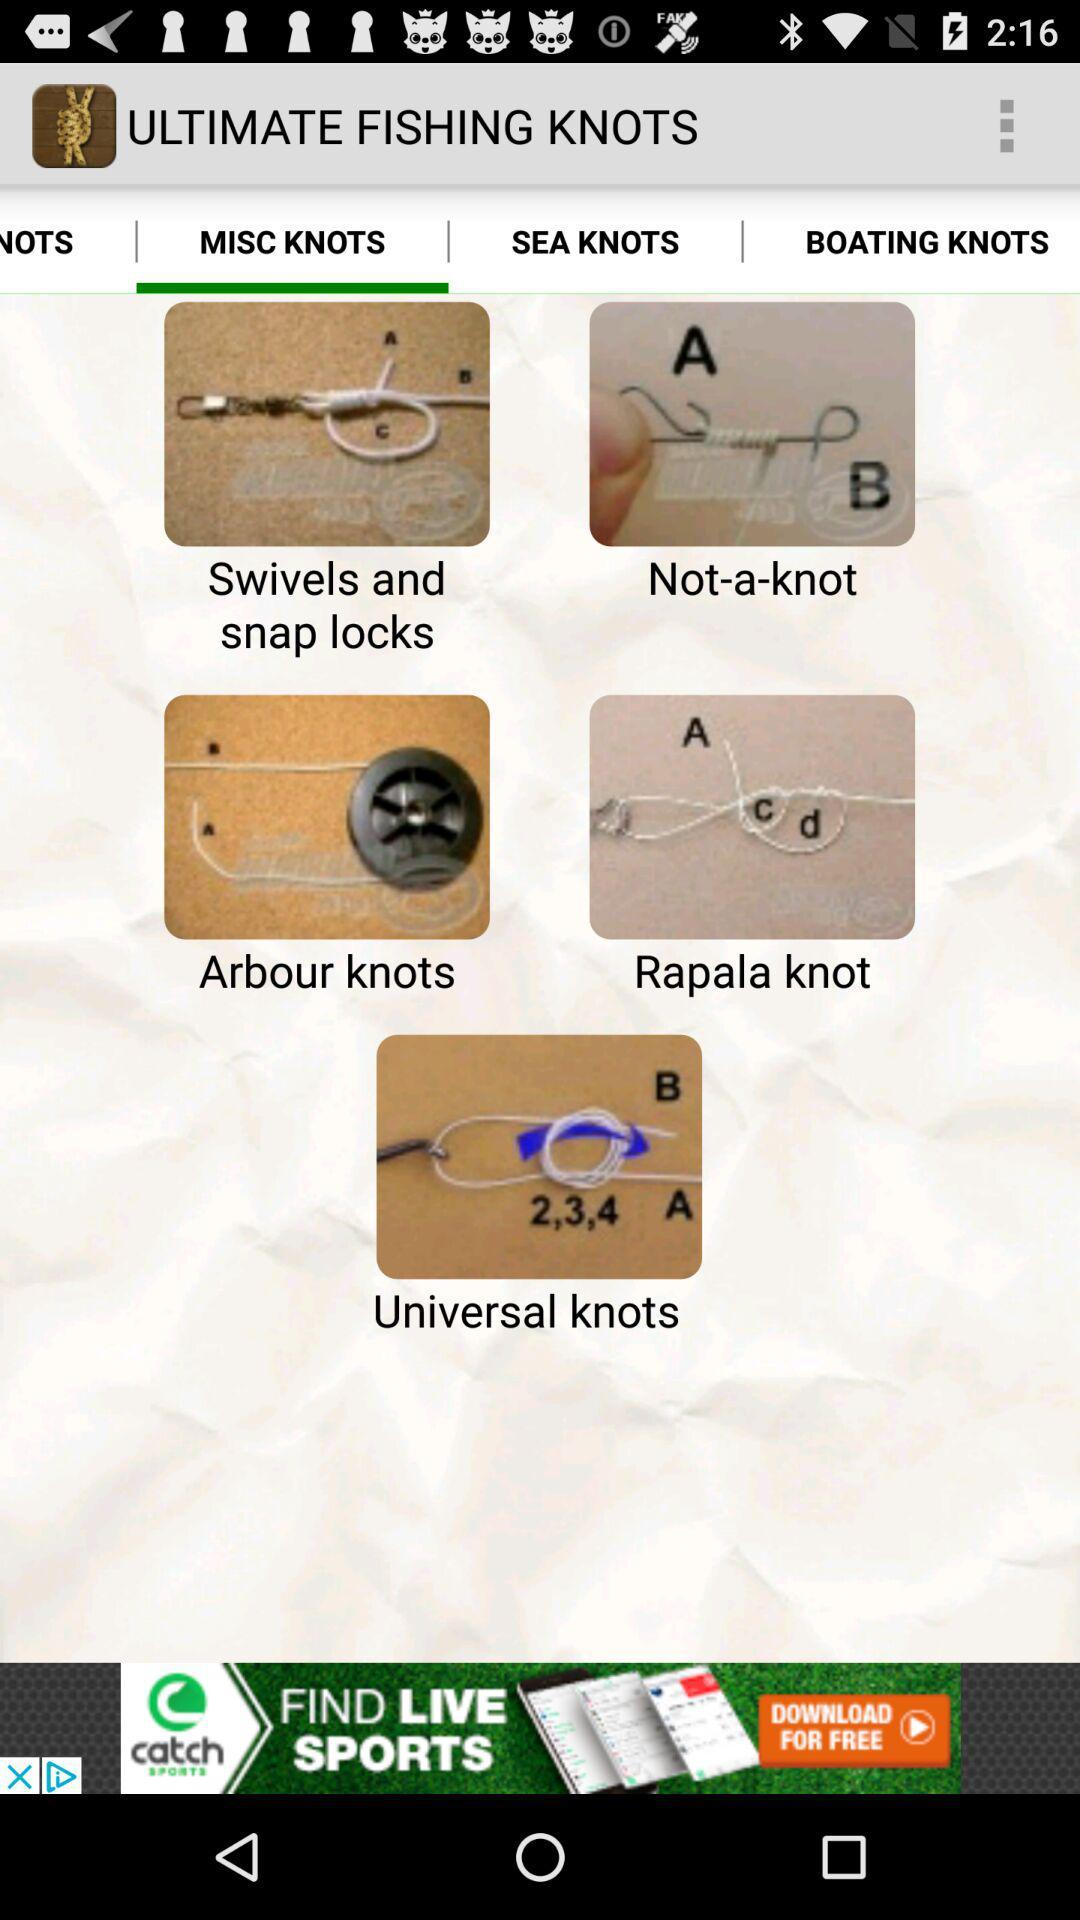 This screenshot has height=1920, width=1080. I want to click on fishing line attached to the arbor of a fishing ree, so click(326, 817).